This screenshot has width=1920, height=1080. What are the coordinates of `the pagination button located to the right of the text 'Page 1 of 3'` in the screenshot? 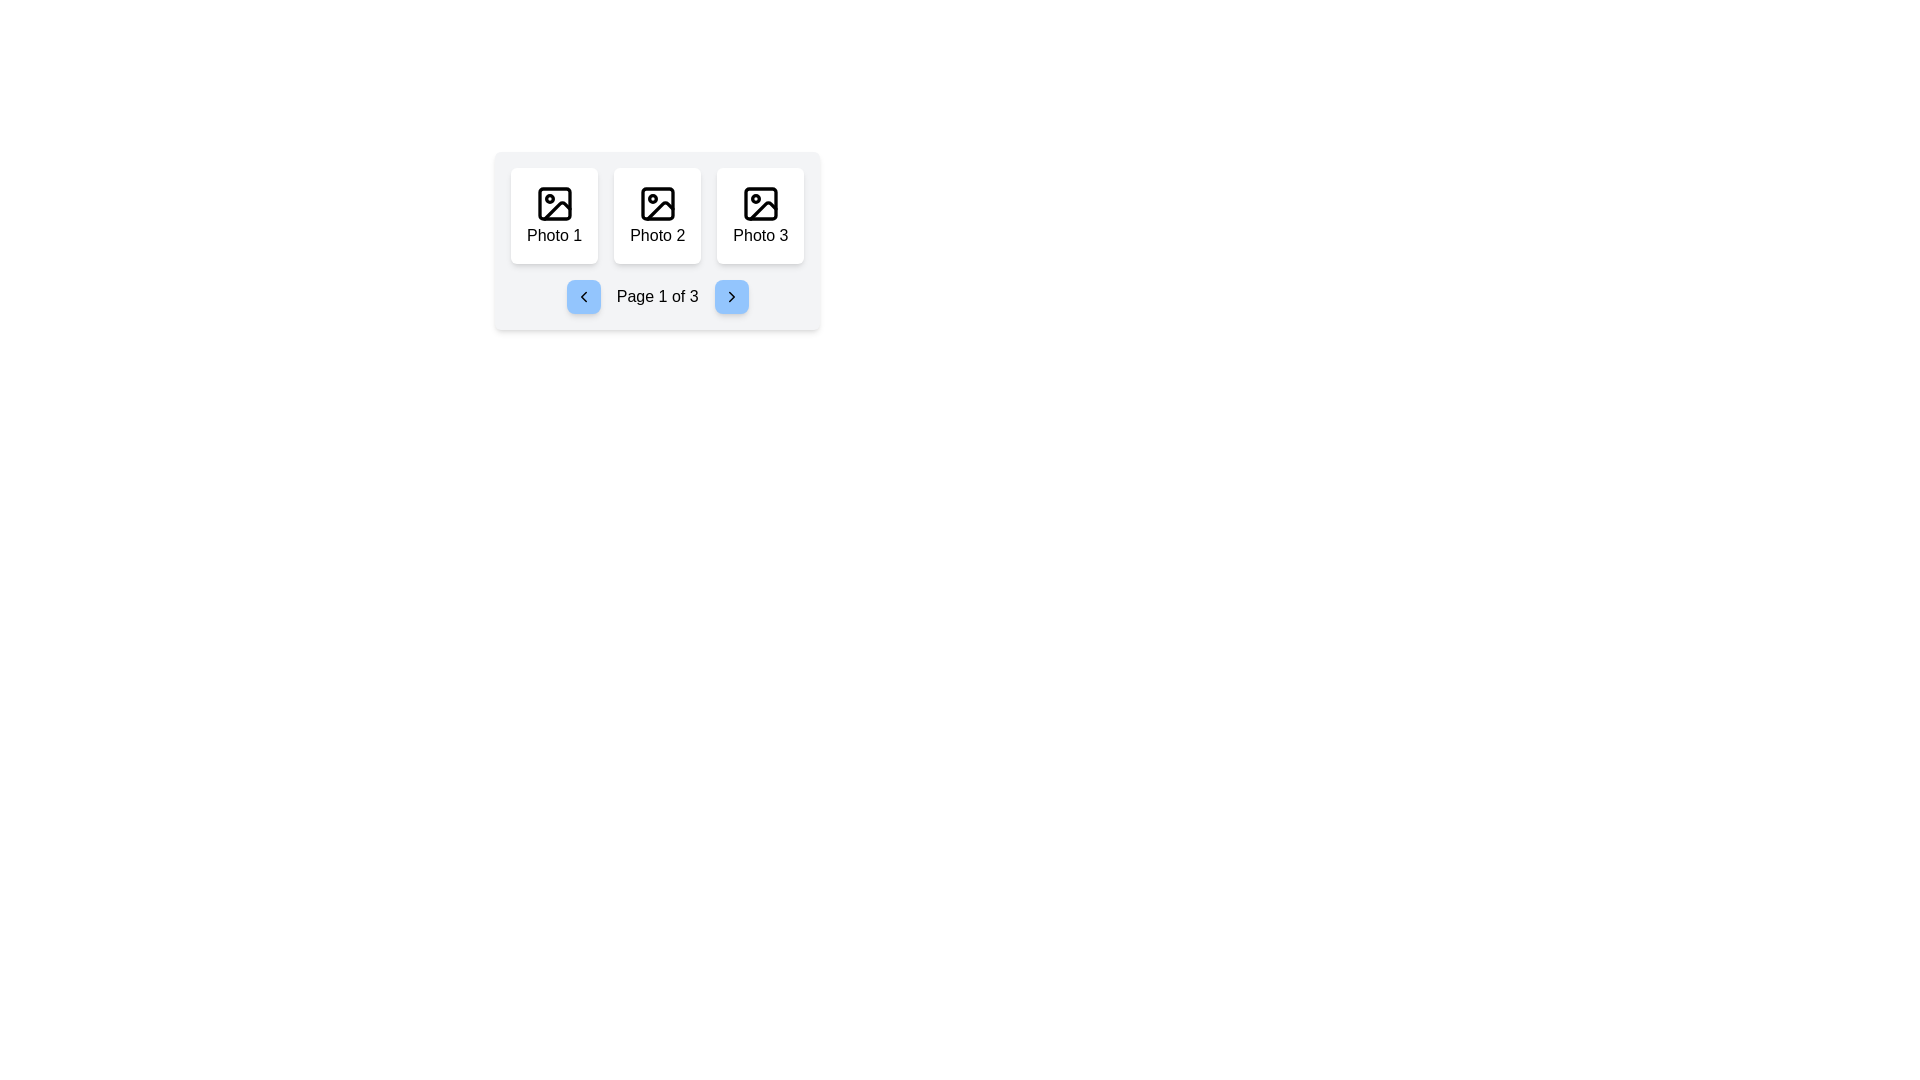 It's located at (730, 297).